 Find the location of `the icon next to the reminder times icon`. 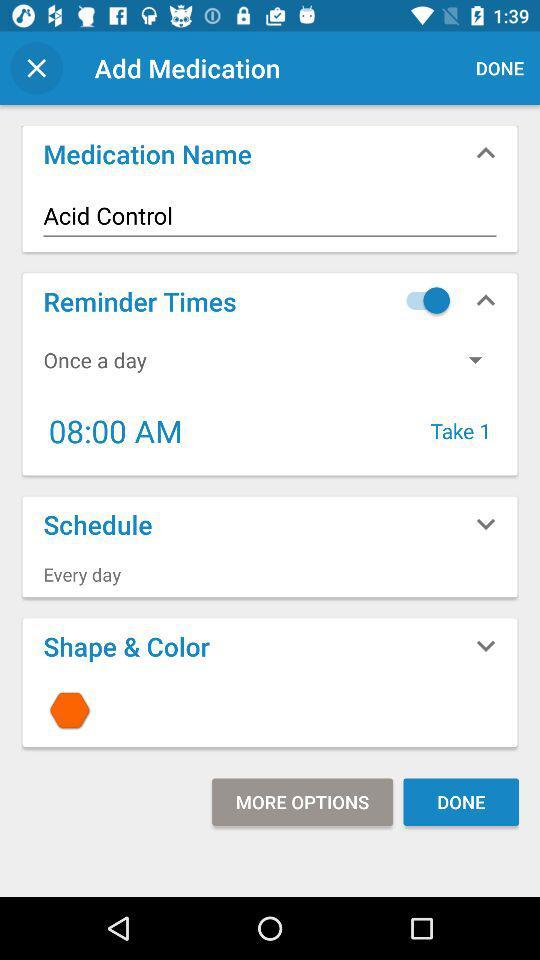

the icon next to the reminder times icon is located at coordinates (422, 299).